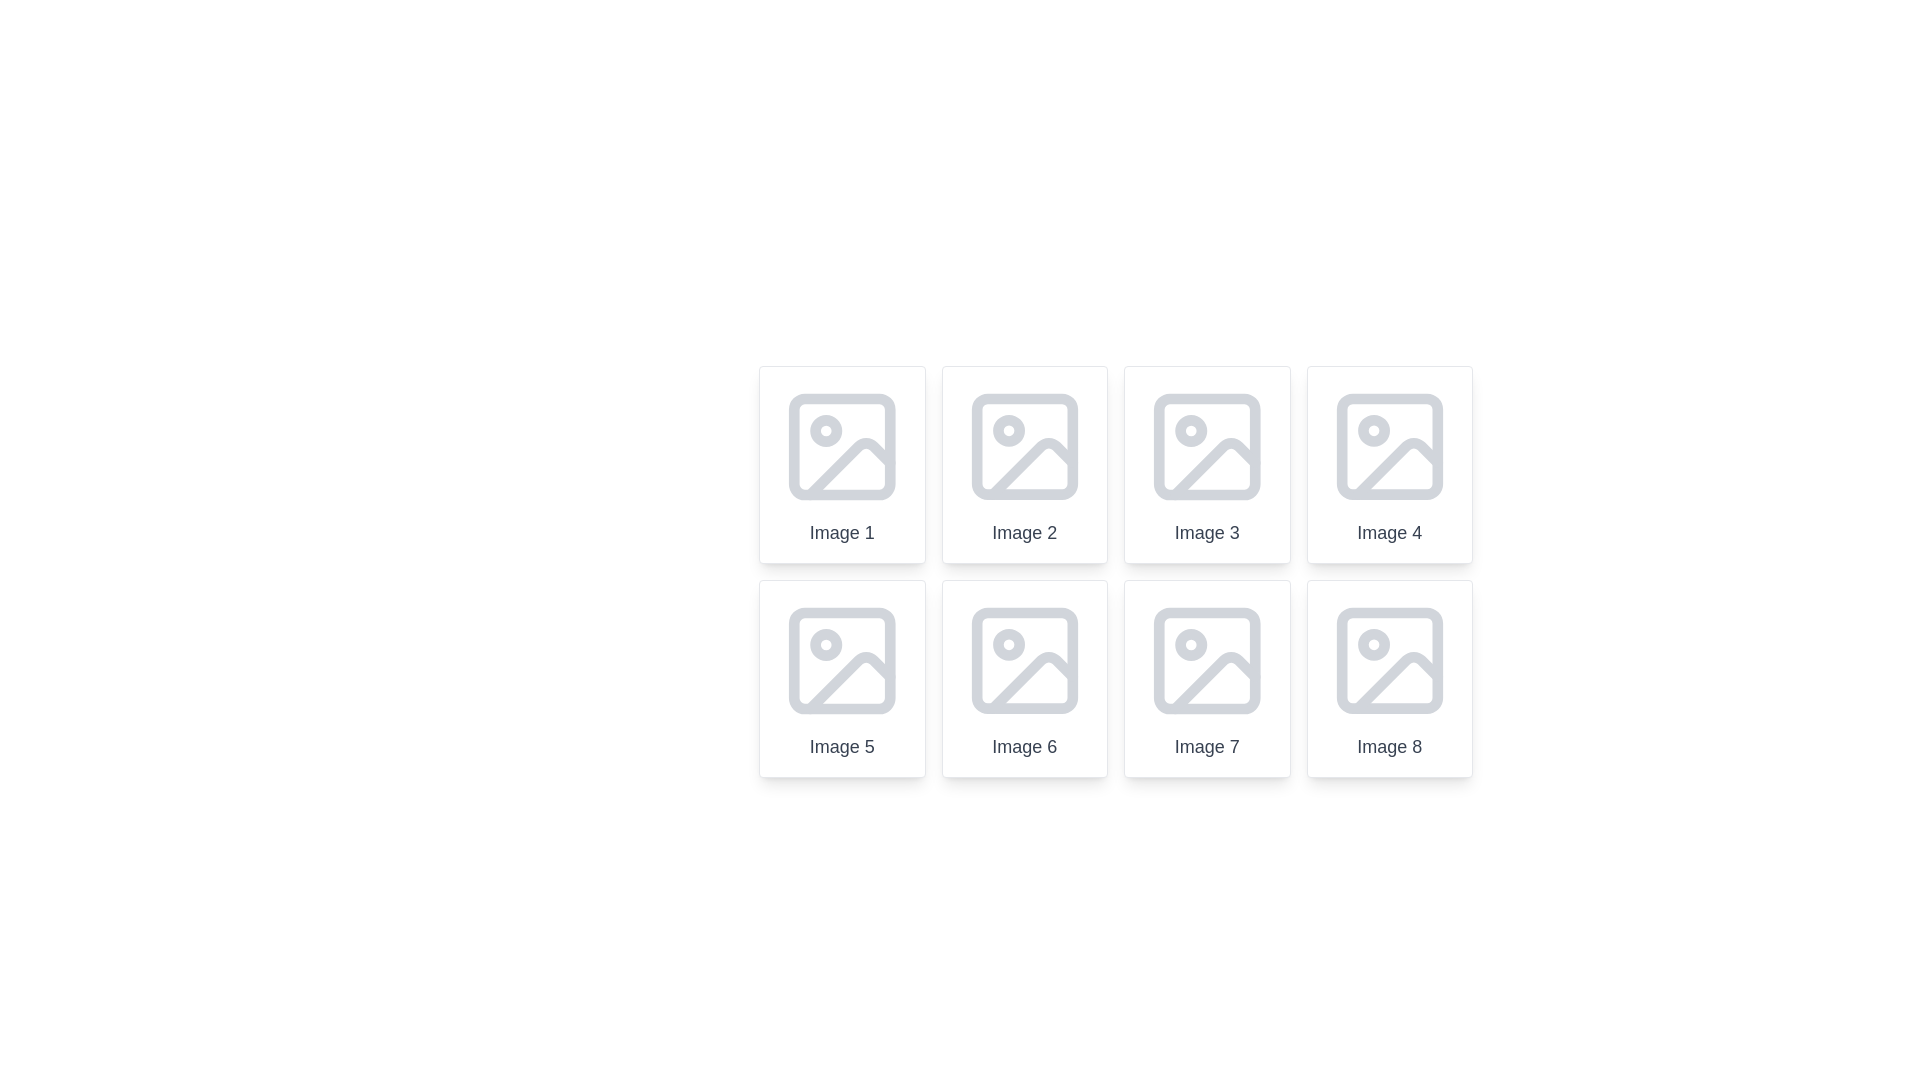  I want to click on the Icon Decoration Shape element, which is a decorative shape enhancing the visual representation of the 'Image 8' tile located at the bottom-right corner of the grid, so click(1388, 660).